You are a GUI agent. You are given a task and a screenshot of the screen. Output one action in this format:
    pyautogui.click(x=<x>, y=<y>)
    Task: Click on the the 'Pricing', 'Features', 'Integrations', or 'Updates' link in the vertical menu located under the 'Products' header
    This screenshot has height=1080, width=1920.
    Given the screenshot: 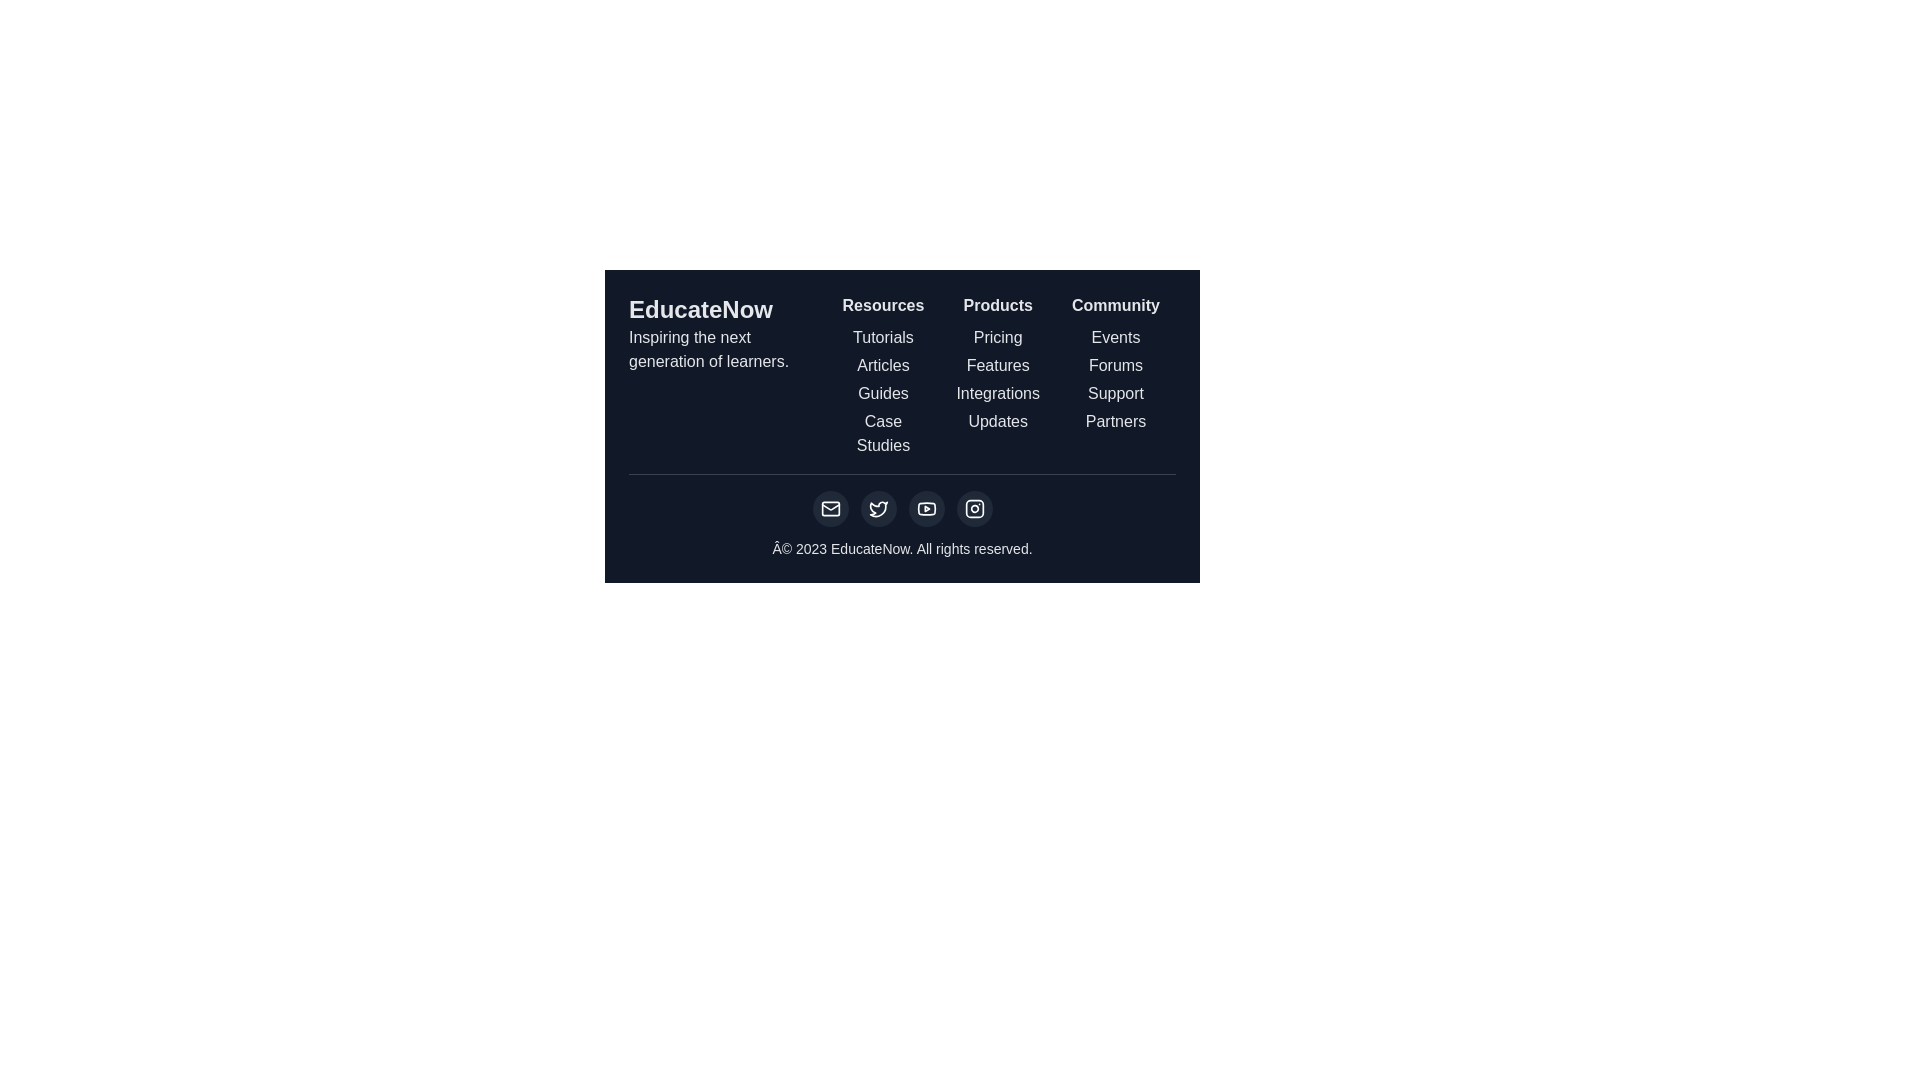 What is the action you would take?
    pyautogui.click(x=998, y=380)
    